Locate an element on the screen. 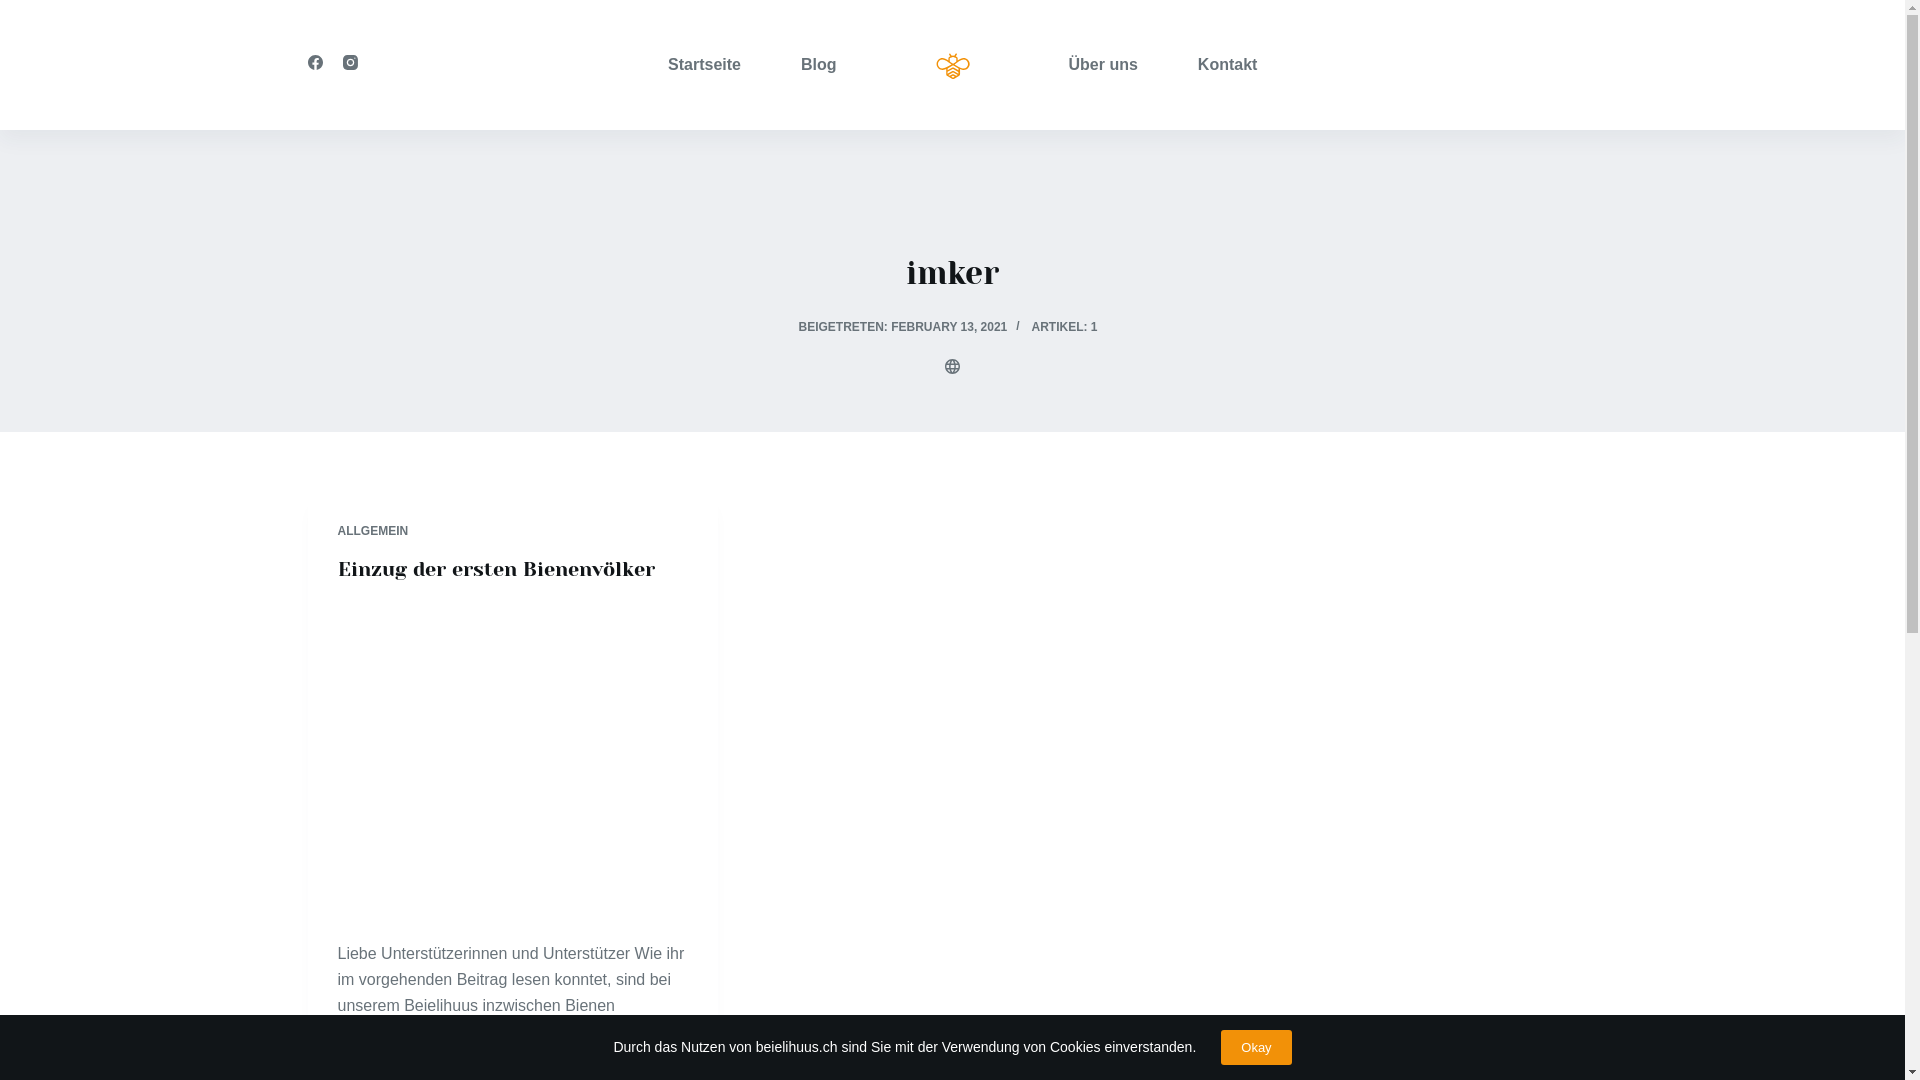 The height and width of the screenshot is (1080, 1920). 'Zum Inhalt springen' is located at coordinates (19, 10).